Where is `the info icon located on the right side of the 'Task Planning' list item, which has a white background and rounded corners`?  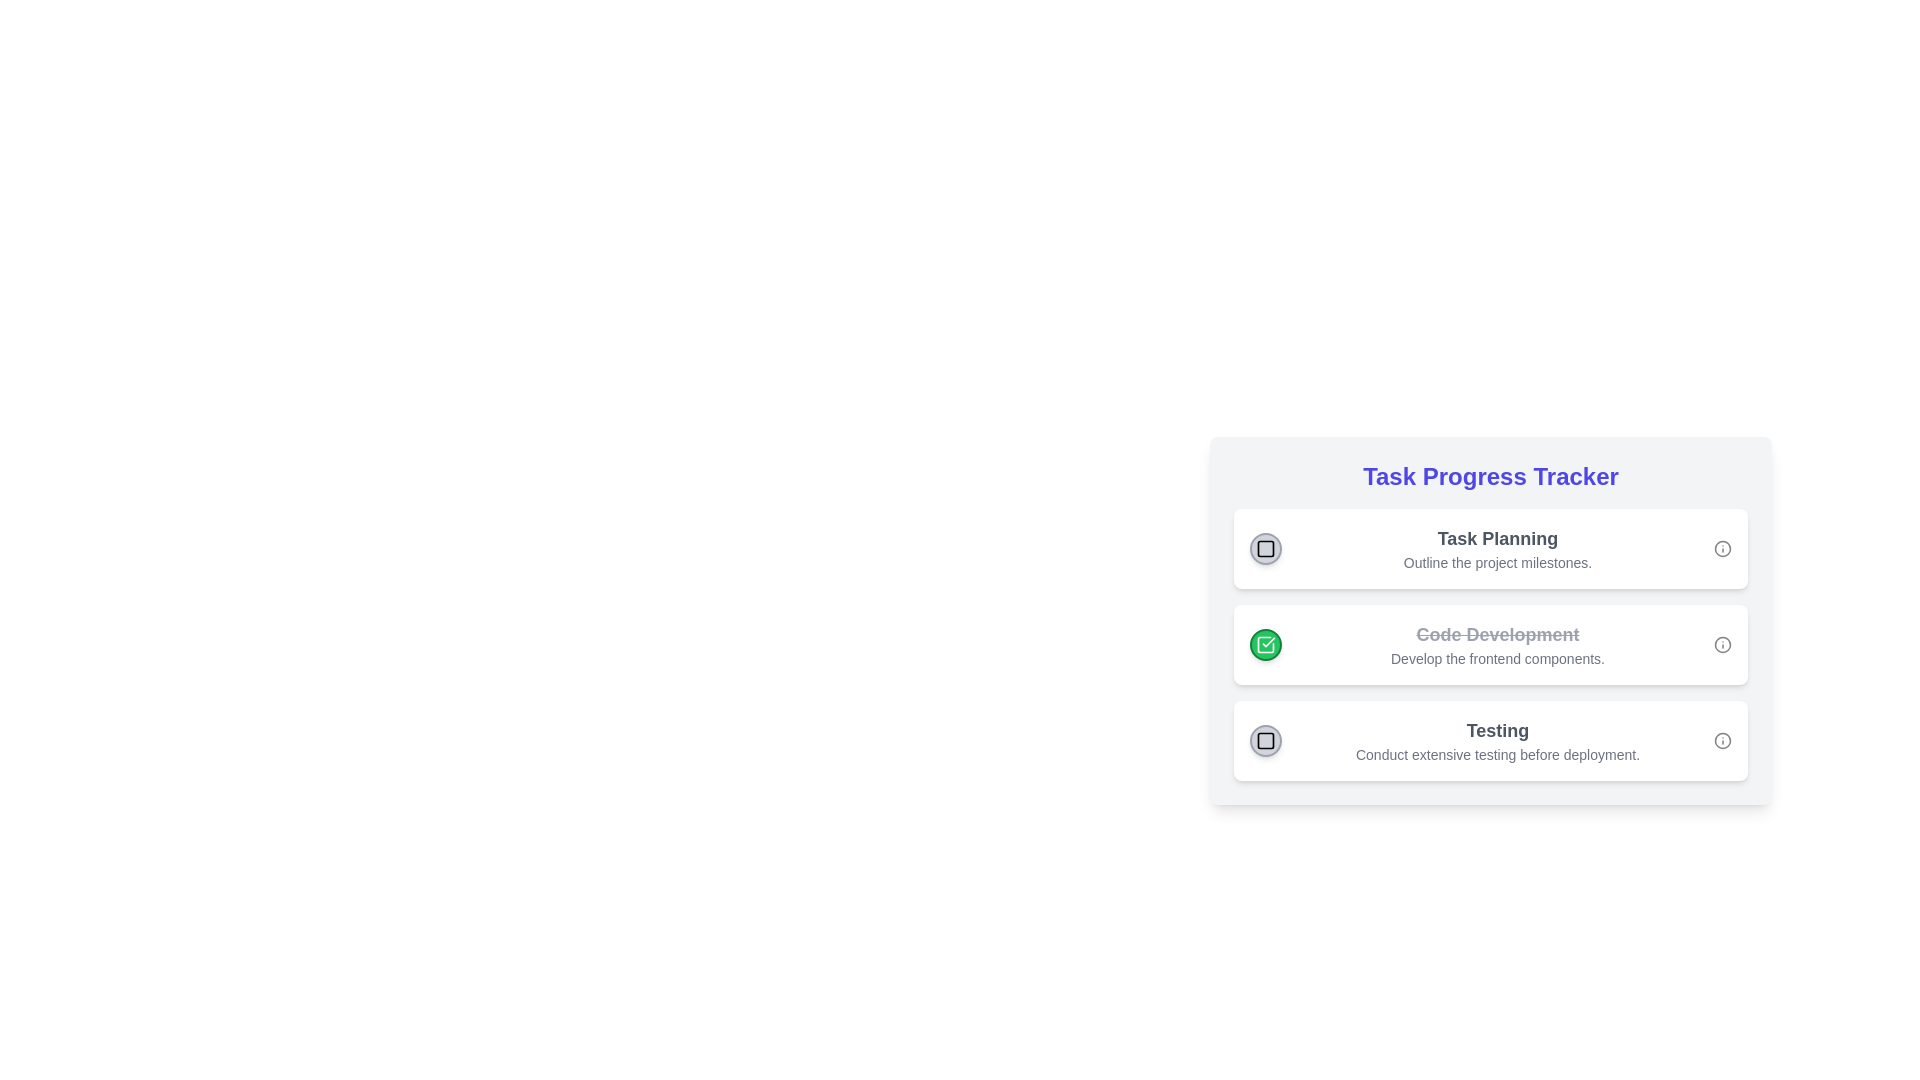
the info icon located on the right side of the 'Task Planning' list item, which has a white background and rounded corners is located at coordinates (1491, 548).